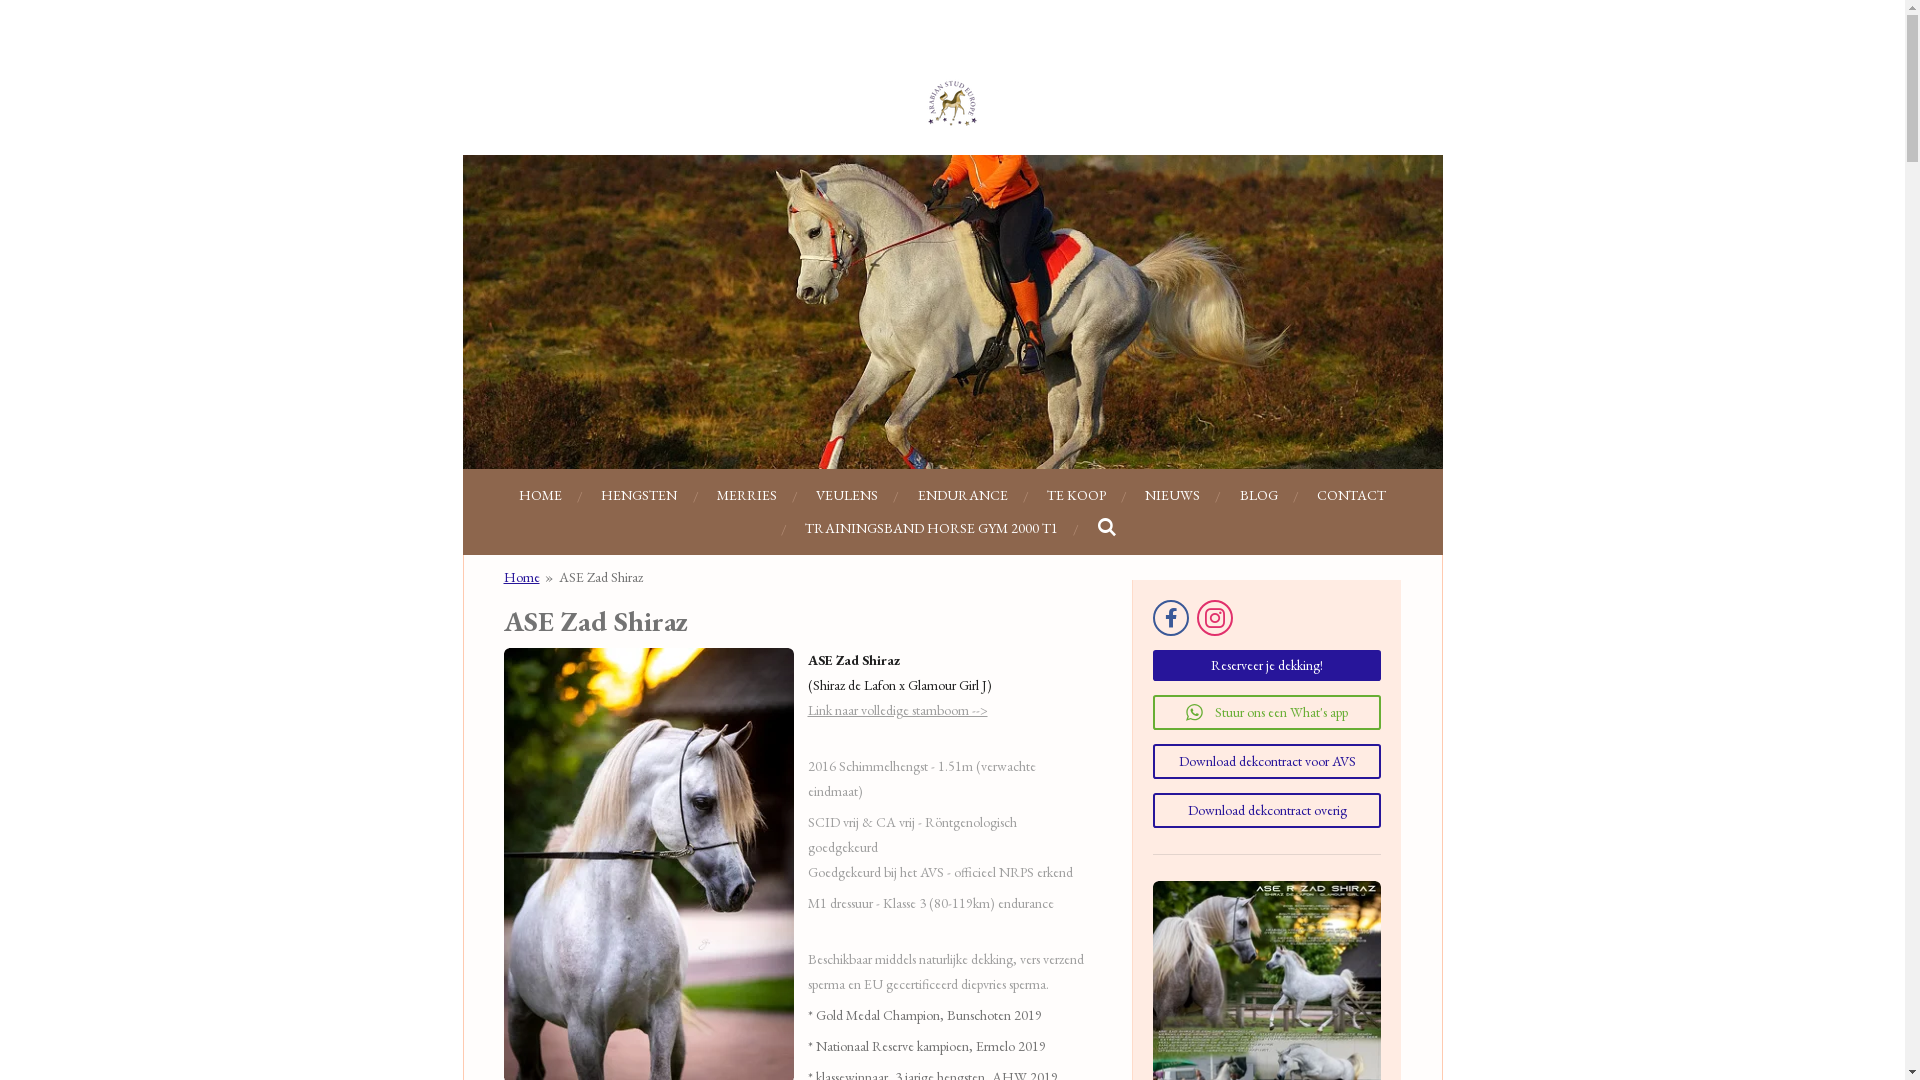 This screenshot has width=1920, height=1080. Describe the element at coordinates (522, 577) in the screenshot. I see `'Home'` at that location.